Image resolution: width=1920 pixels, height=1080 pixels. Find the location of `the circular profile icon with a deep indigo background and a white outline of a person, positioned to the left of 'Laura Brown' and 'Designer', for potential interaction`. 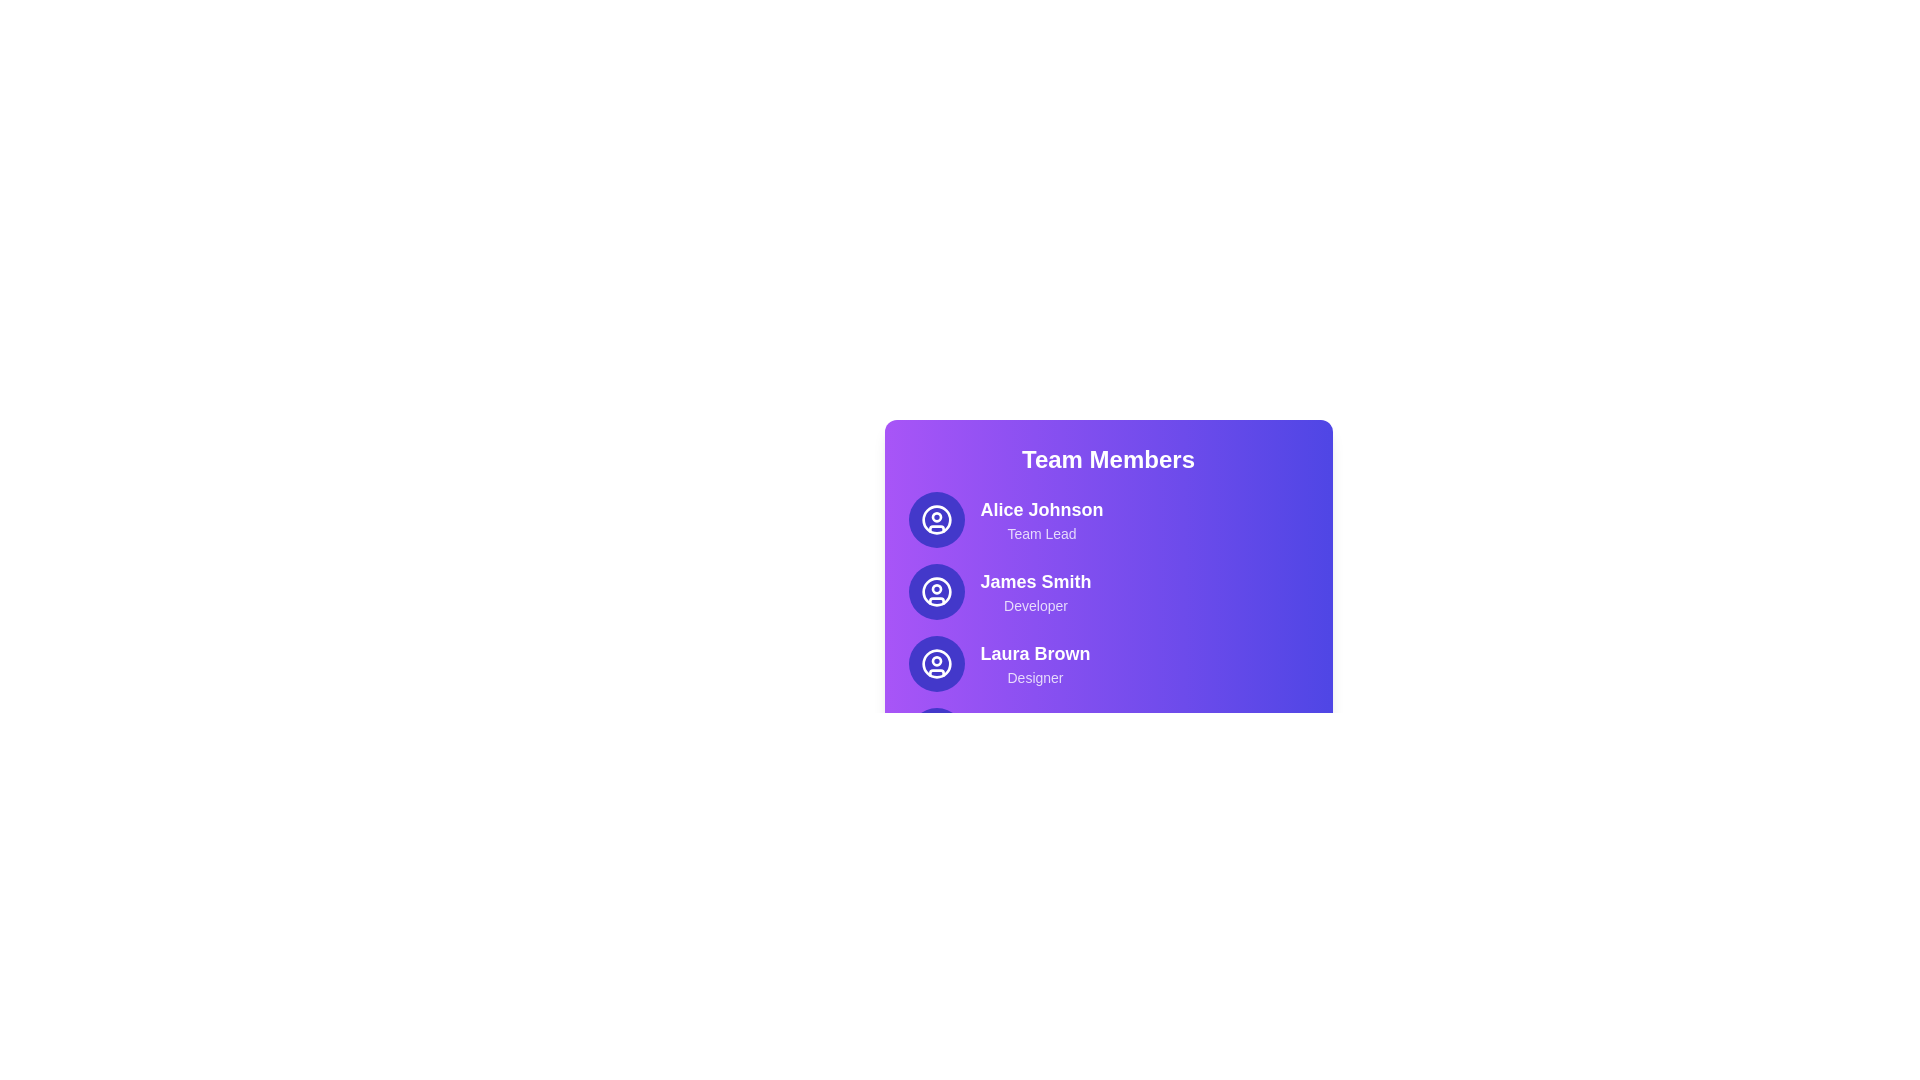

the circular profile icon with a deep indigo background and a white outline of a person, positioned to the left of 'Laura Brown' and 'Designer', for potential interaction is located at coordinates (935, 663).